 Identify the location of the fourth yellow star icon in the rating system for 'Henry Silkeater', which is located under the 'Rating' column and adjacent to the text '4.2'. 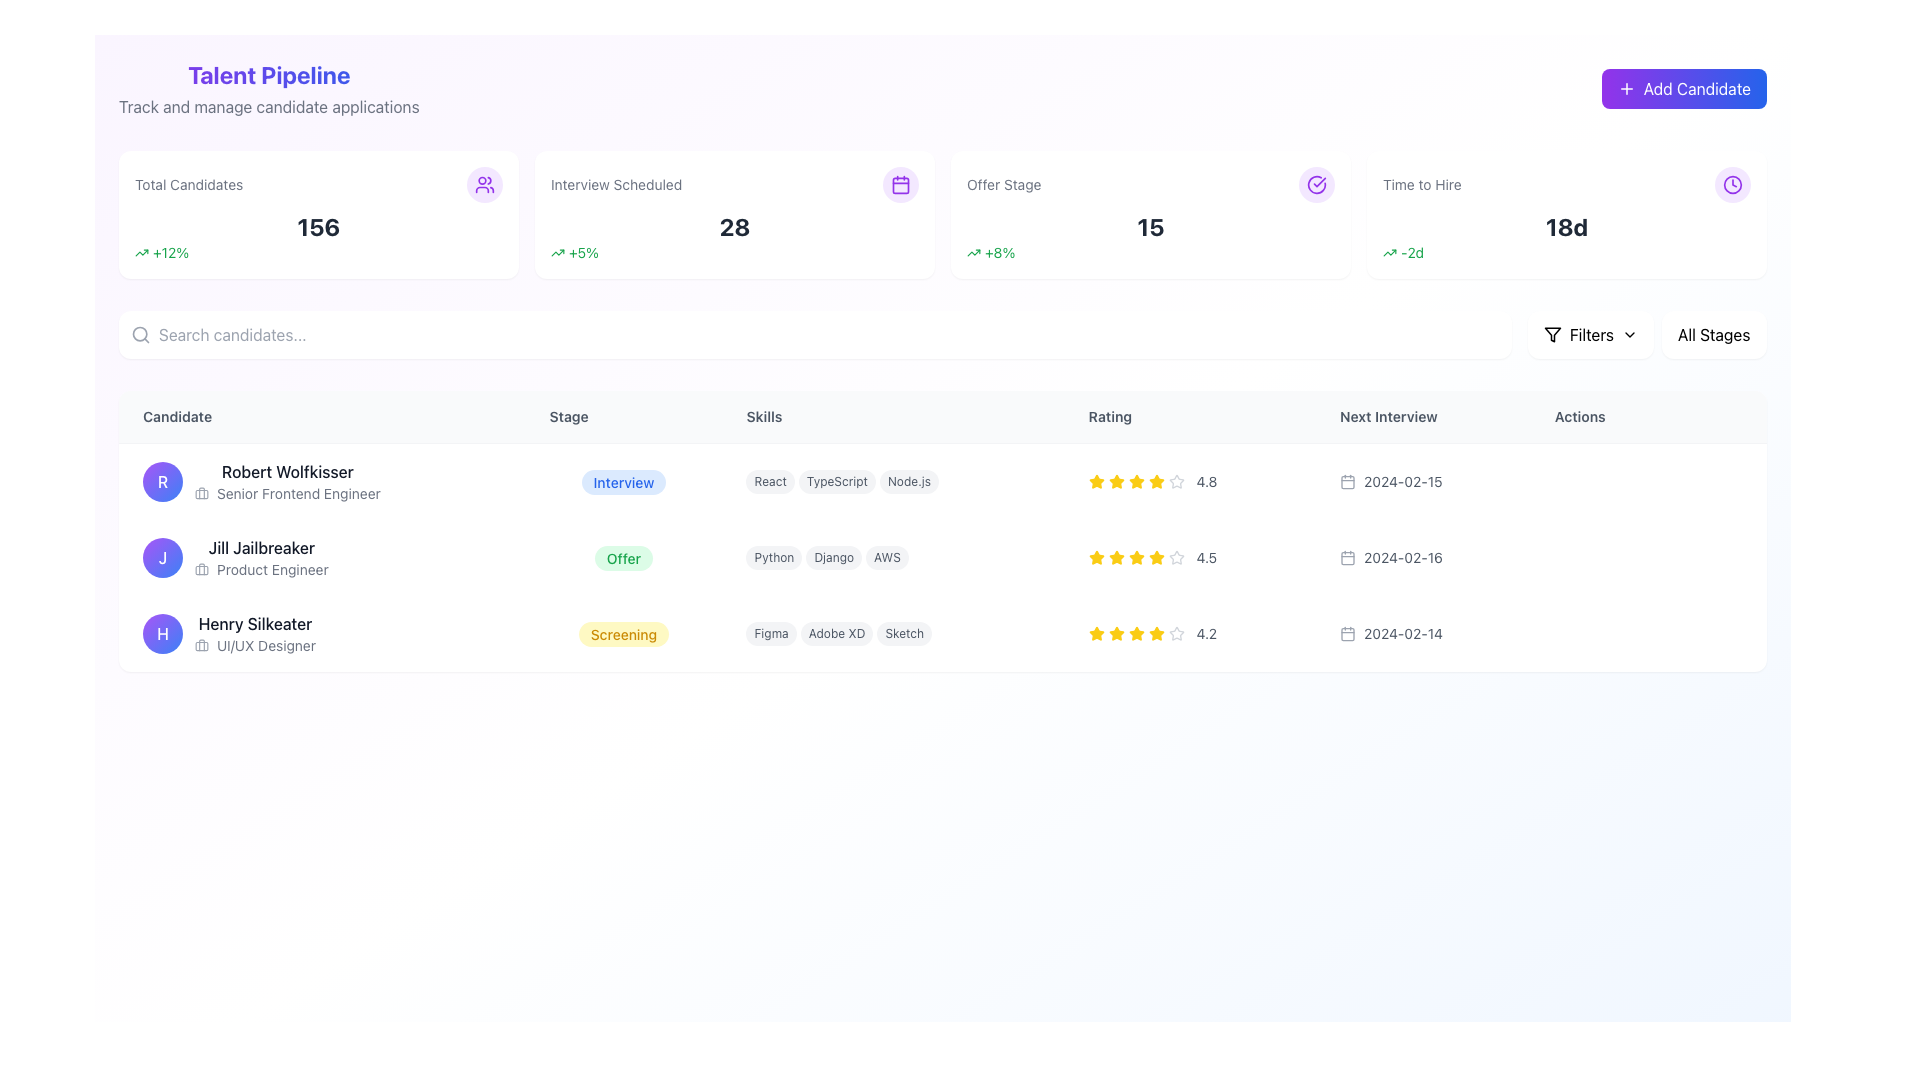
(1136, 633).